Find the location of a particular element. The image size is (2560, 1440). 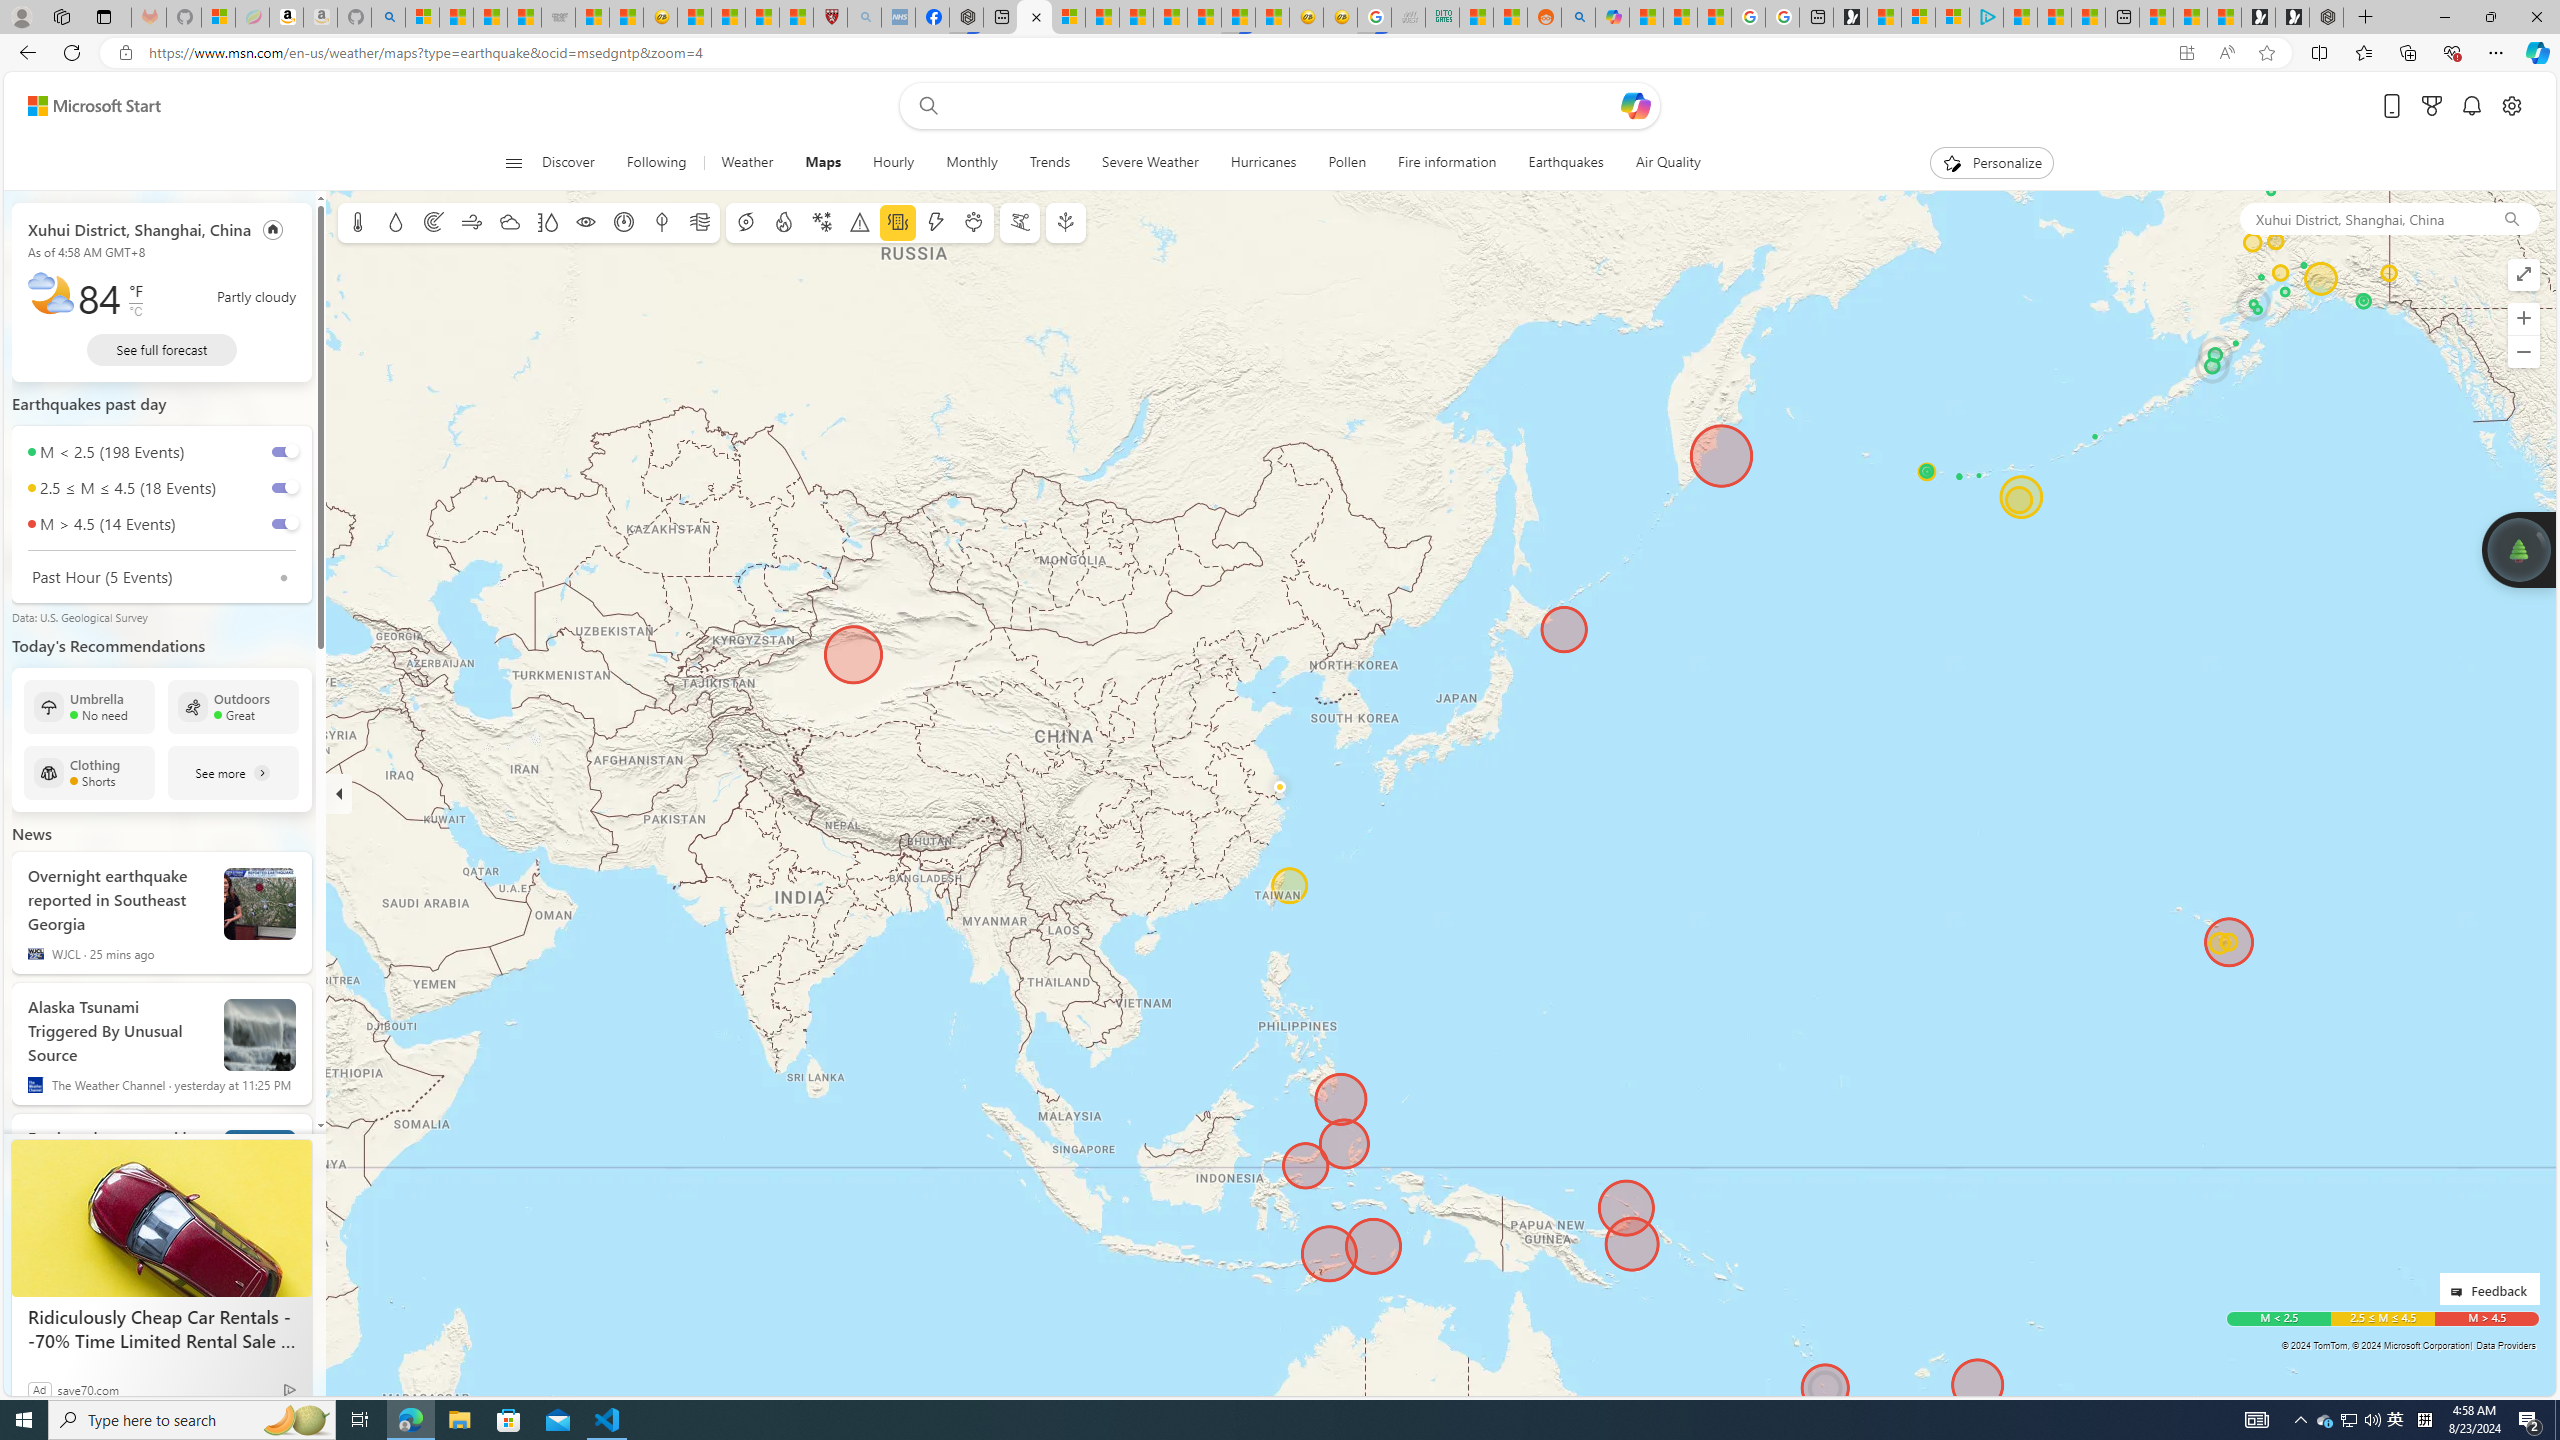

'Discover' is located at coordinates (576, 162).